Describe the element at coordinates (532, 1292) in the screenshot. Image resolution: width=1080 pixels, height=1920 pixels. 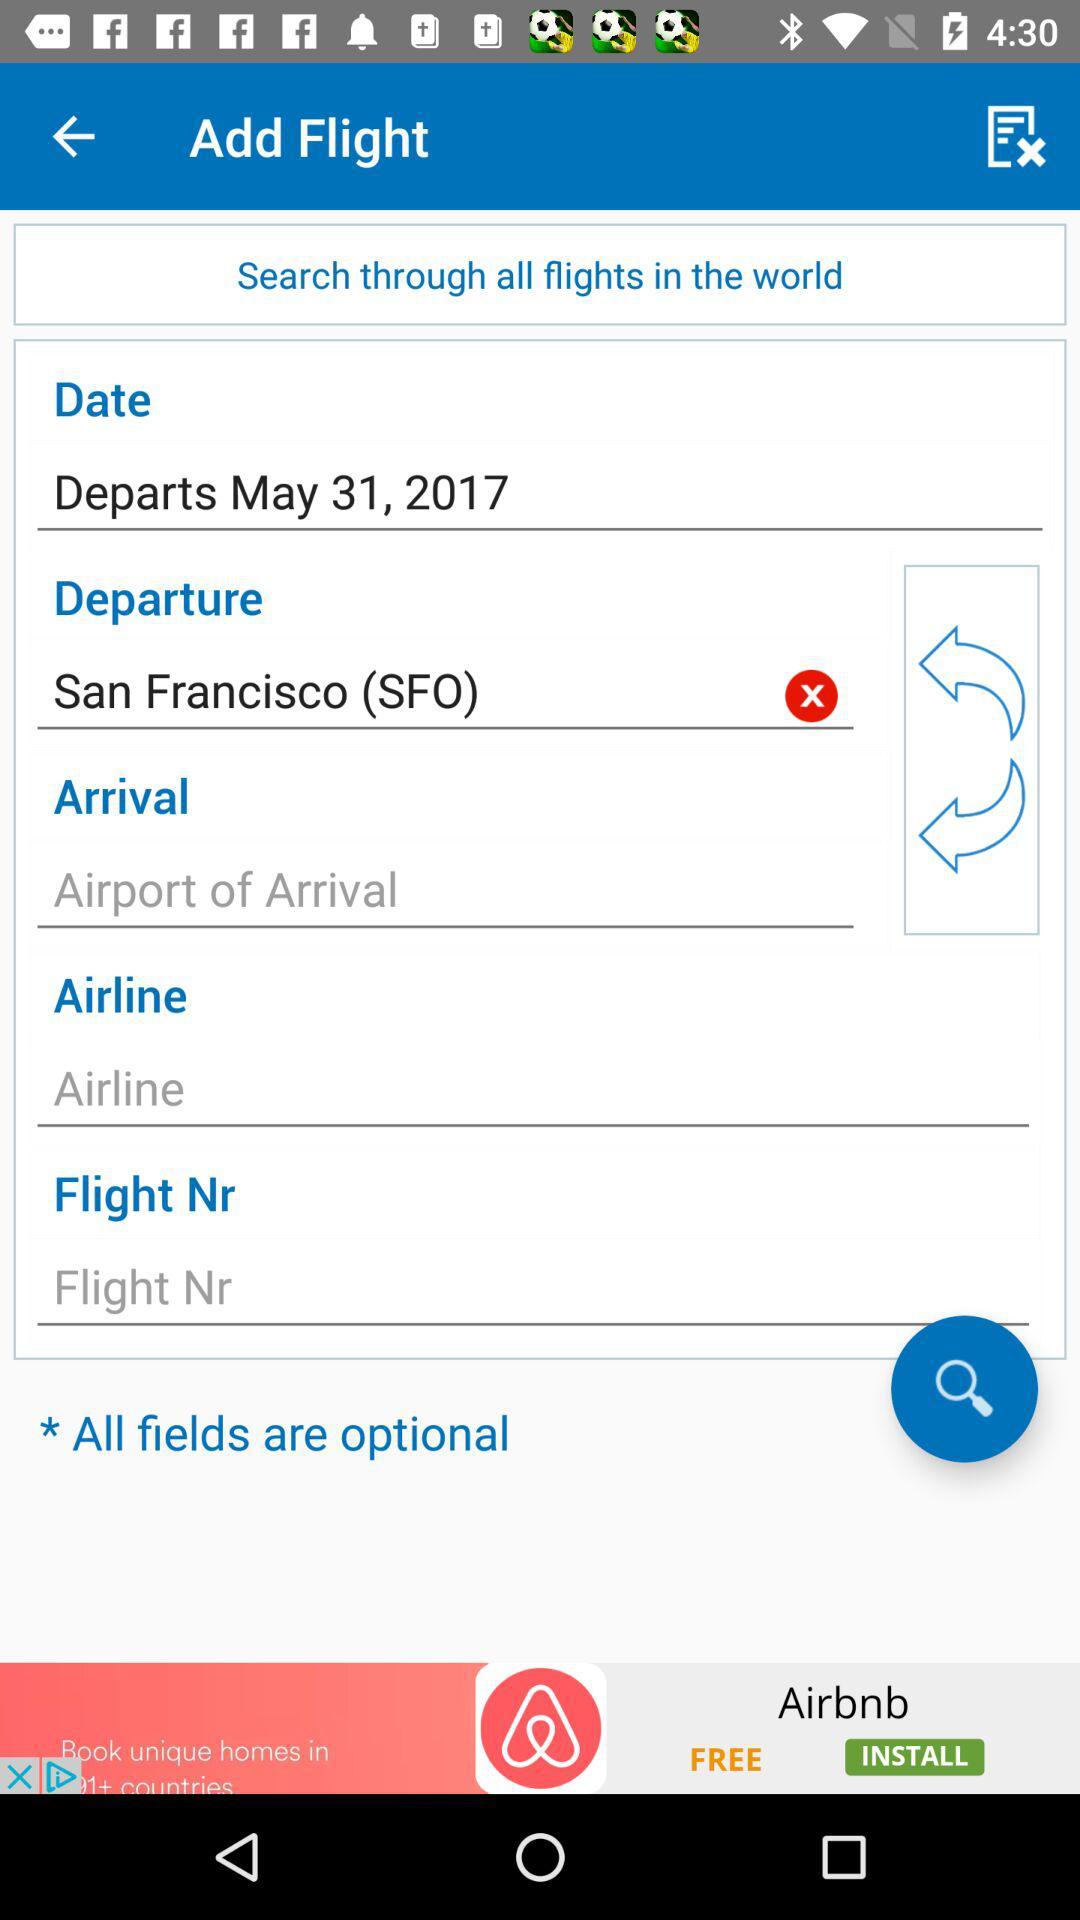
I see `flightnr` at that location.